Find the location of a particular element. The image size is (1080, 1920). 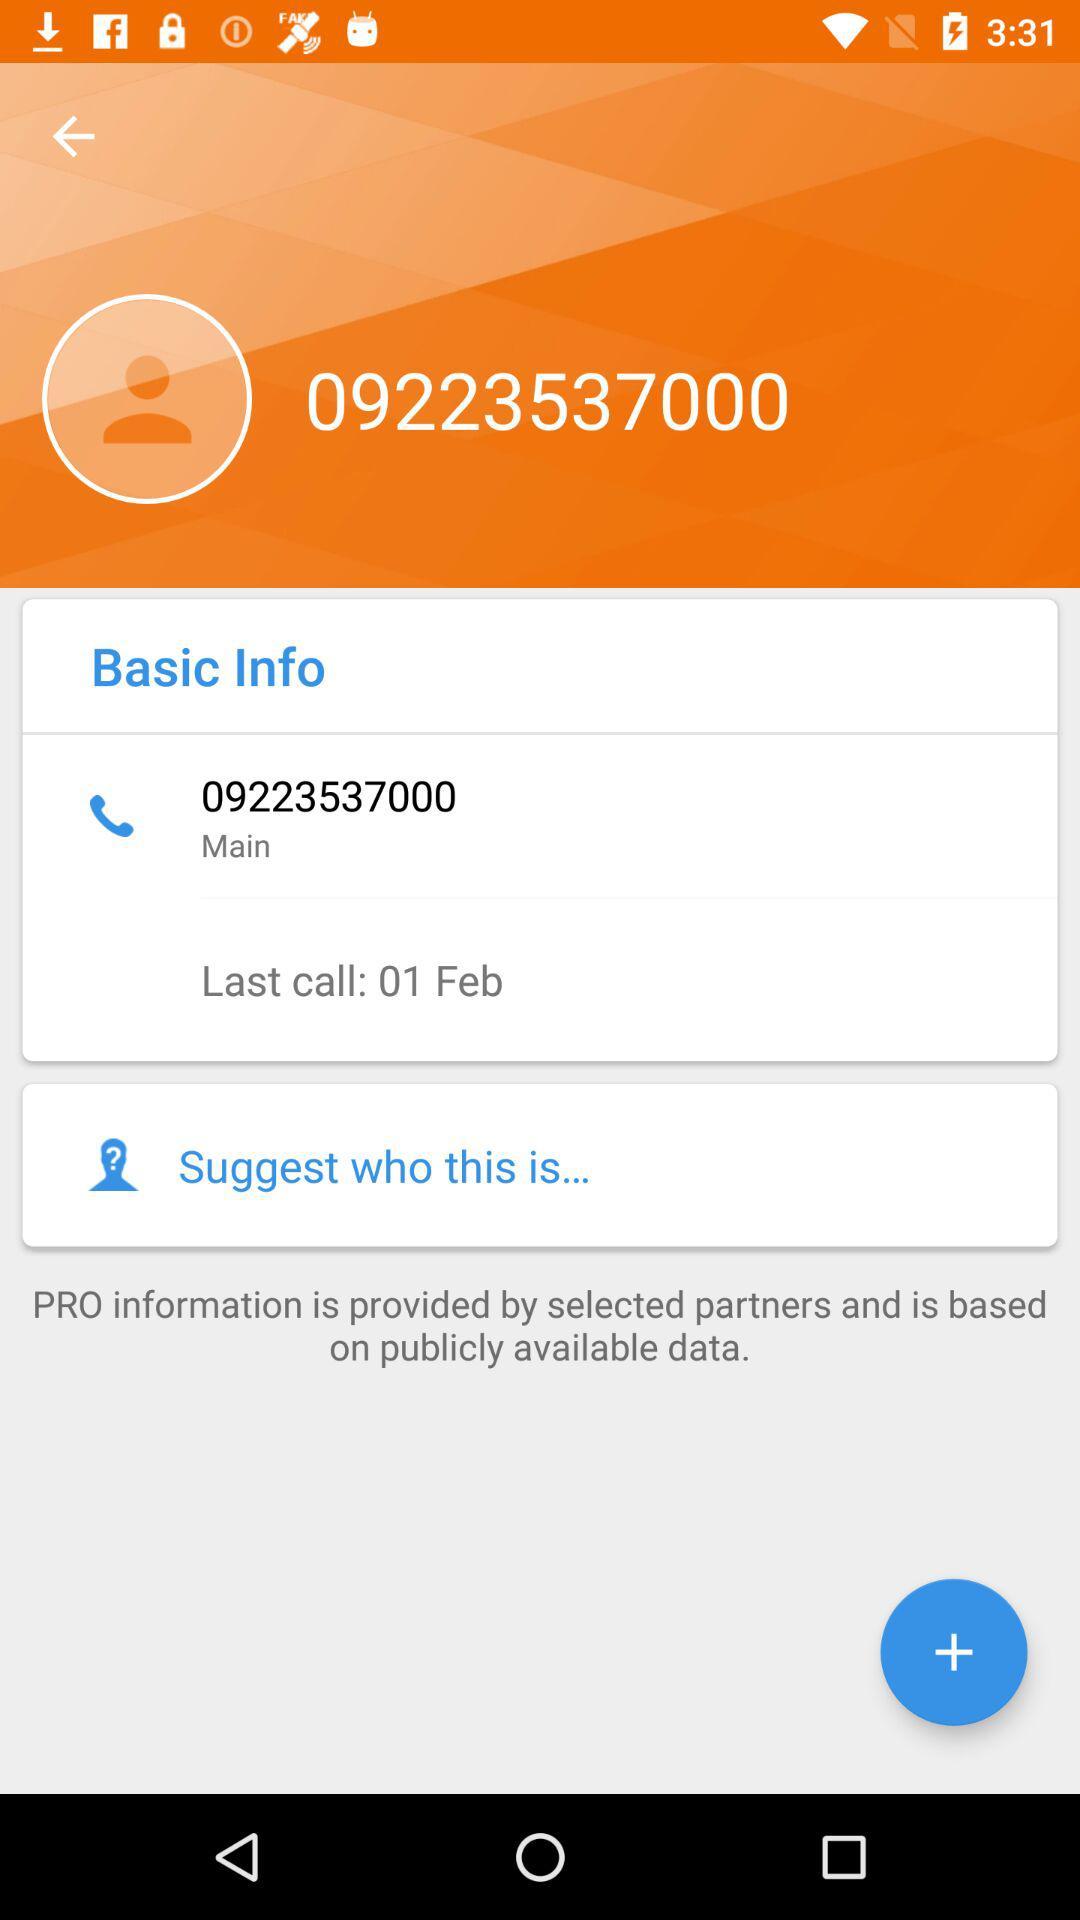

item below main is located at coordinates (540, 979).